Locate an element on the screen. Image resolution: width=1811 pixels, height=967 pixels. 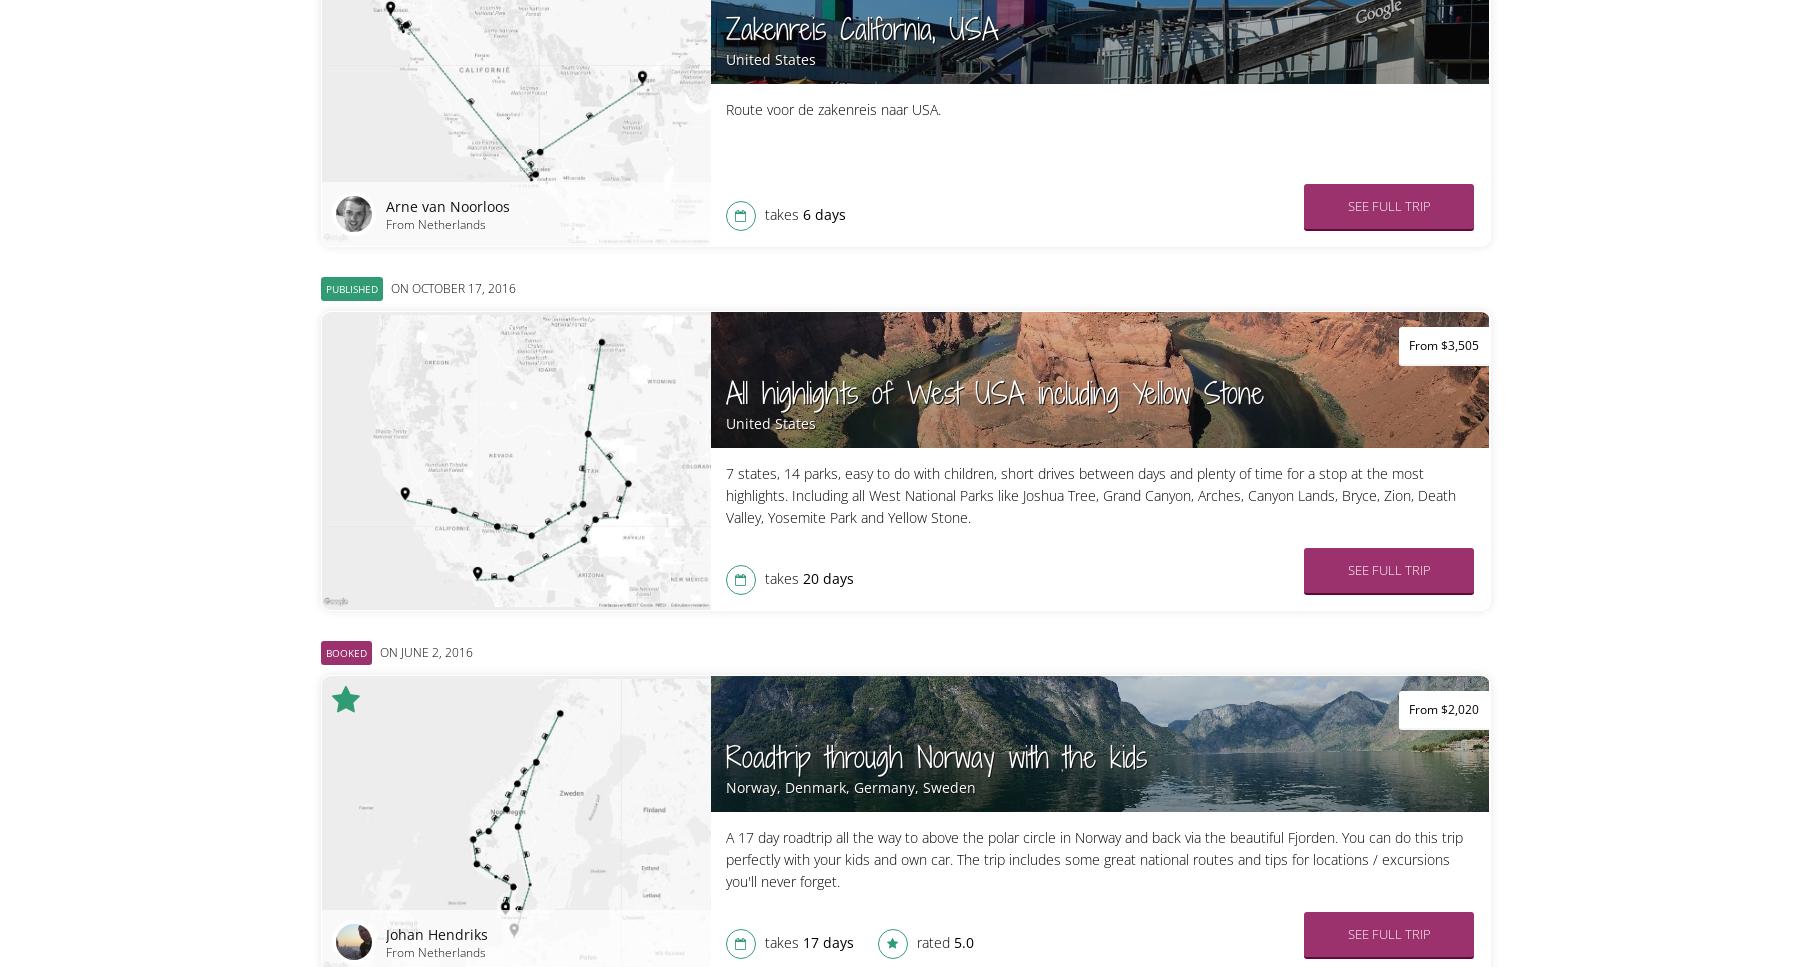
'All highlights of West USA including Yellow Stone' is located at coordinates (993, 392).